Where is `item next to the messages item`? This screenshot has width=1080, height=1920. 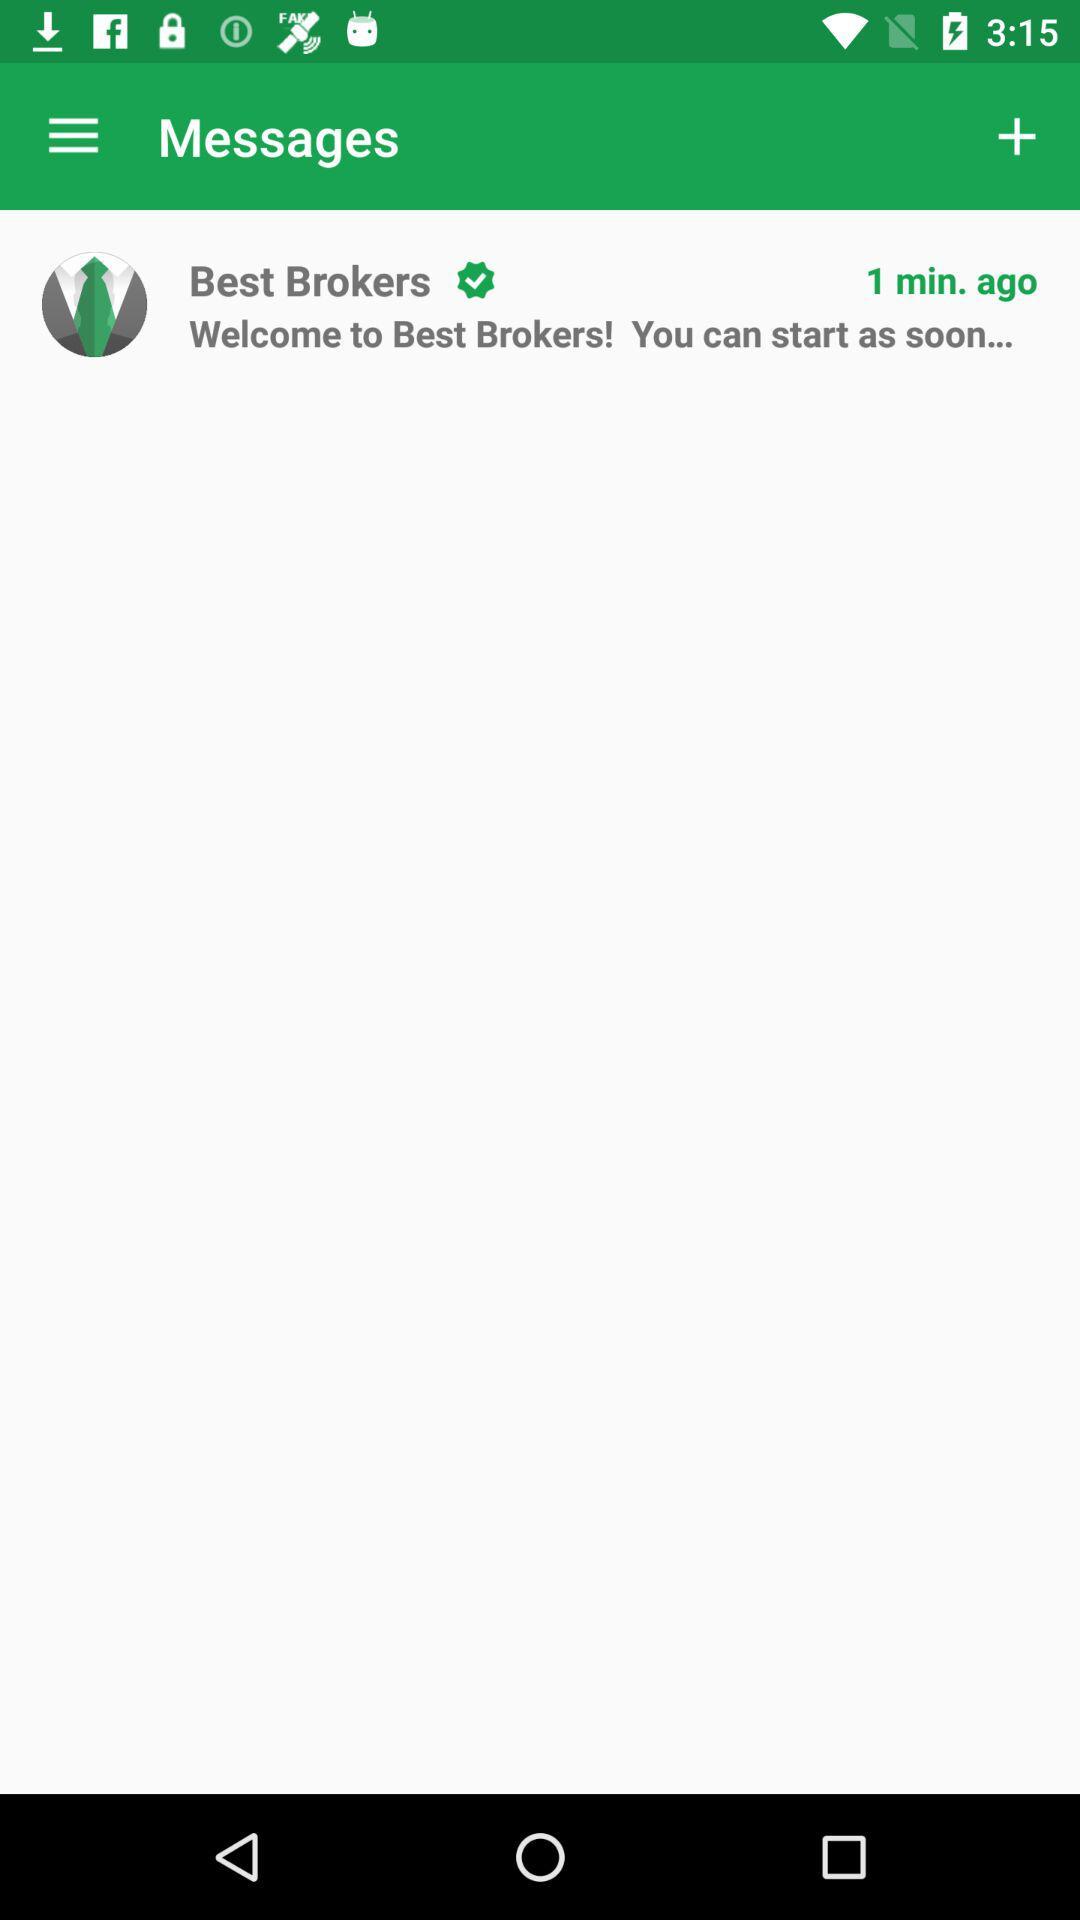 item next to the messages item is located at coordinates (72, 135).